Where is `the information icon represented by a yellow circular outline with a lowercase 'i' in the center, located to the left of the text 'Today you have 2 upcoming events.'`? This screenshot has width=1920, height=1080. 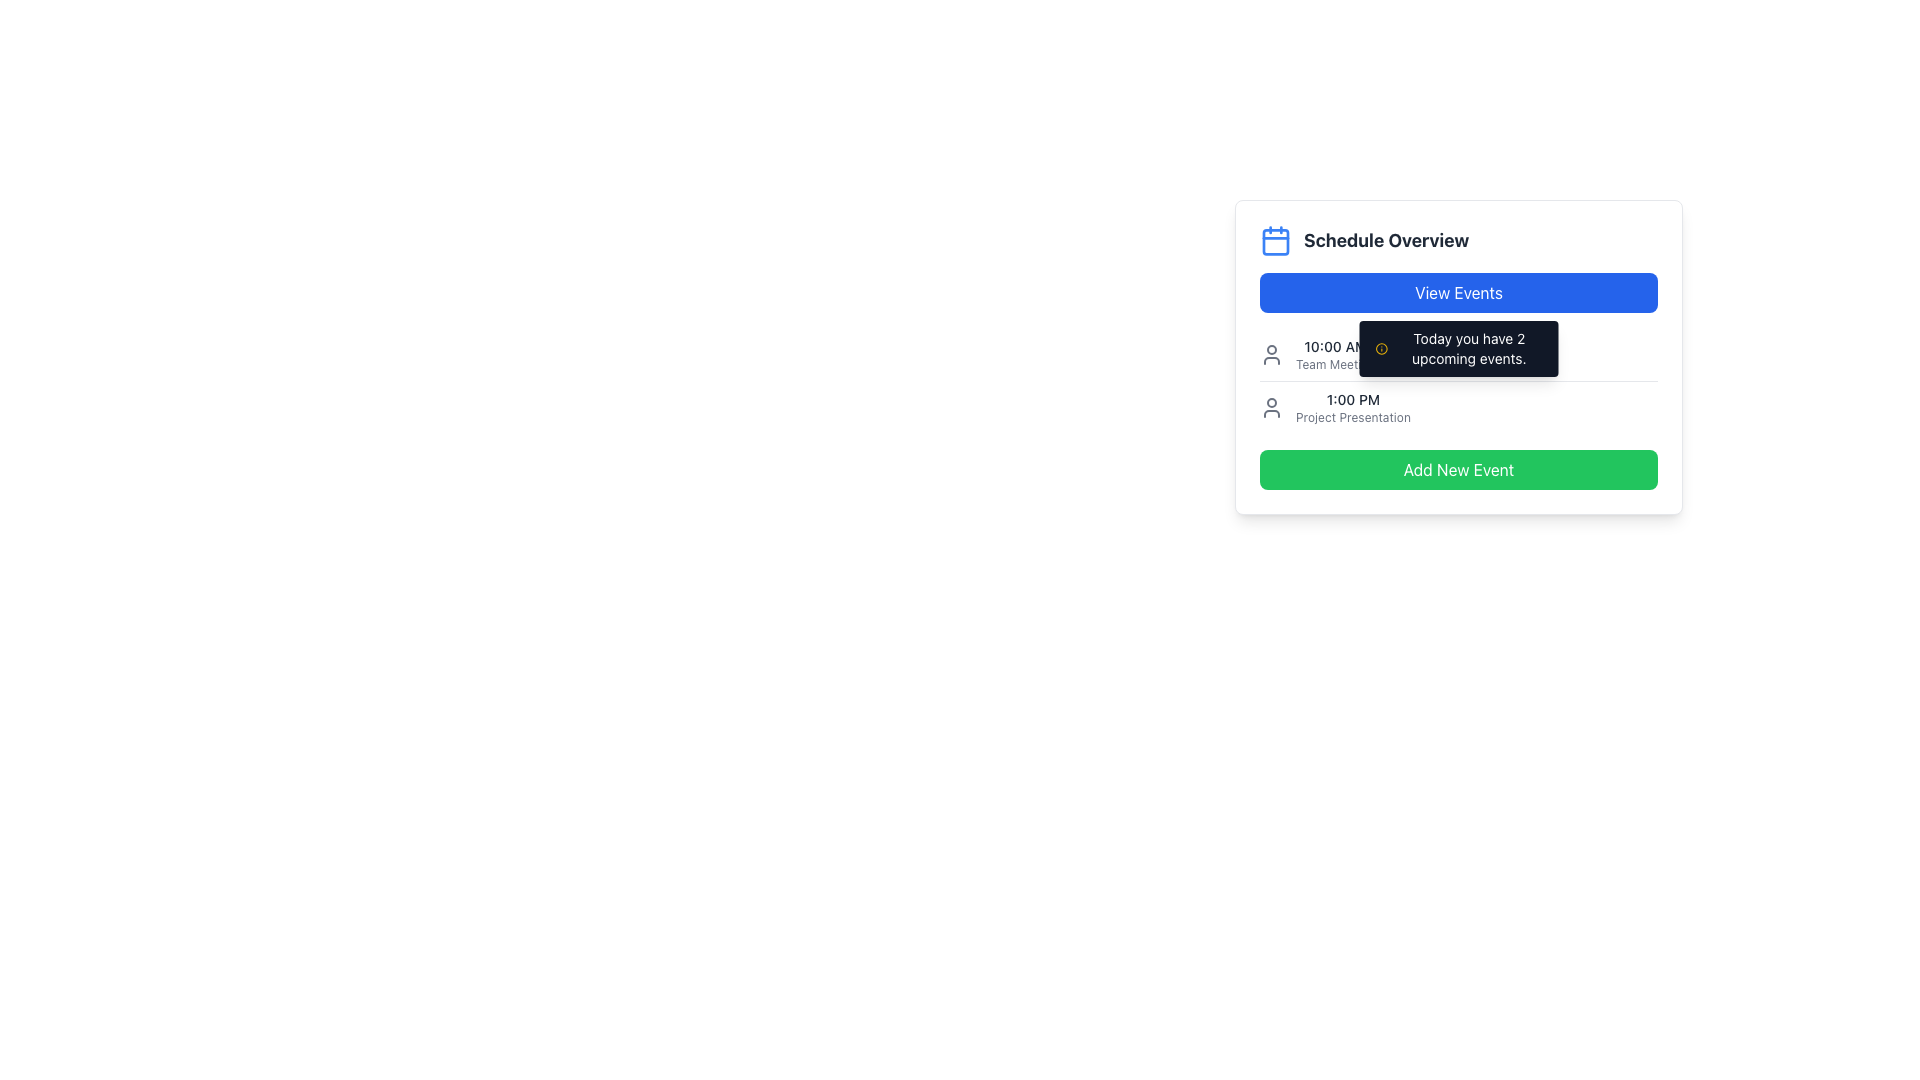
the information icon represented by a yellow circular outline with a lowercase 'i' in the center, located to the left of the text 'Today you have 2 upcoming events.' is located at coordinates (1380, 347).